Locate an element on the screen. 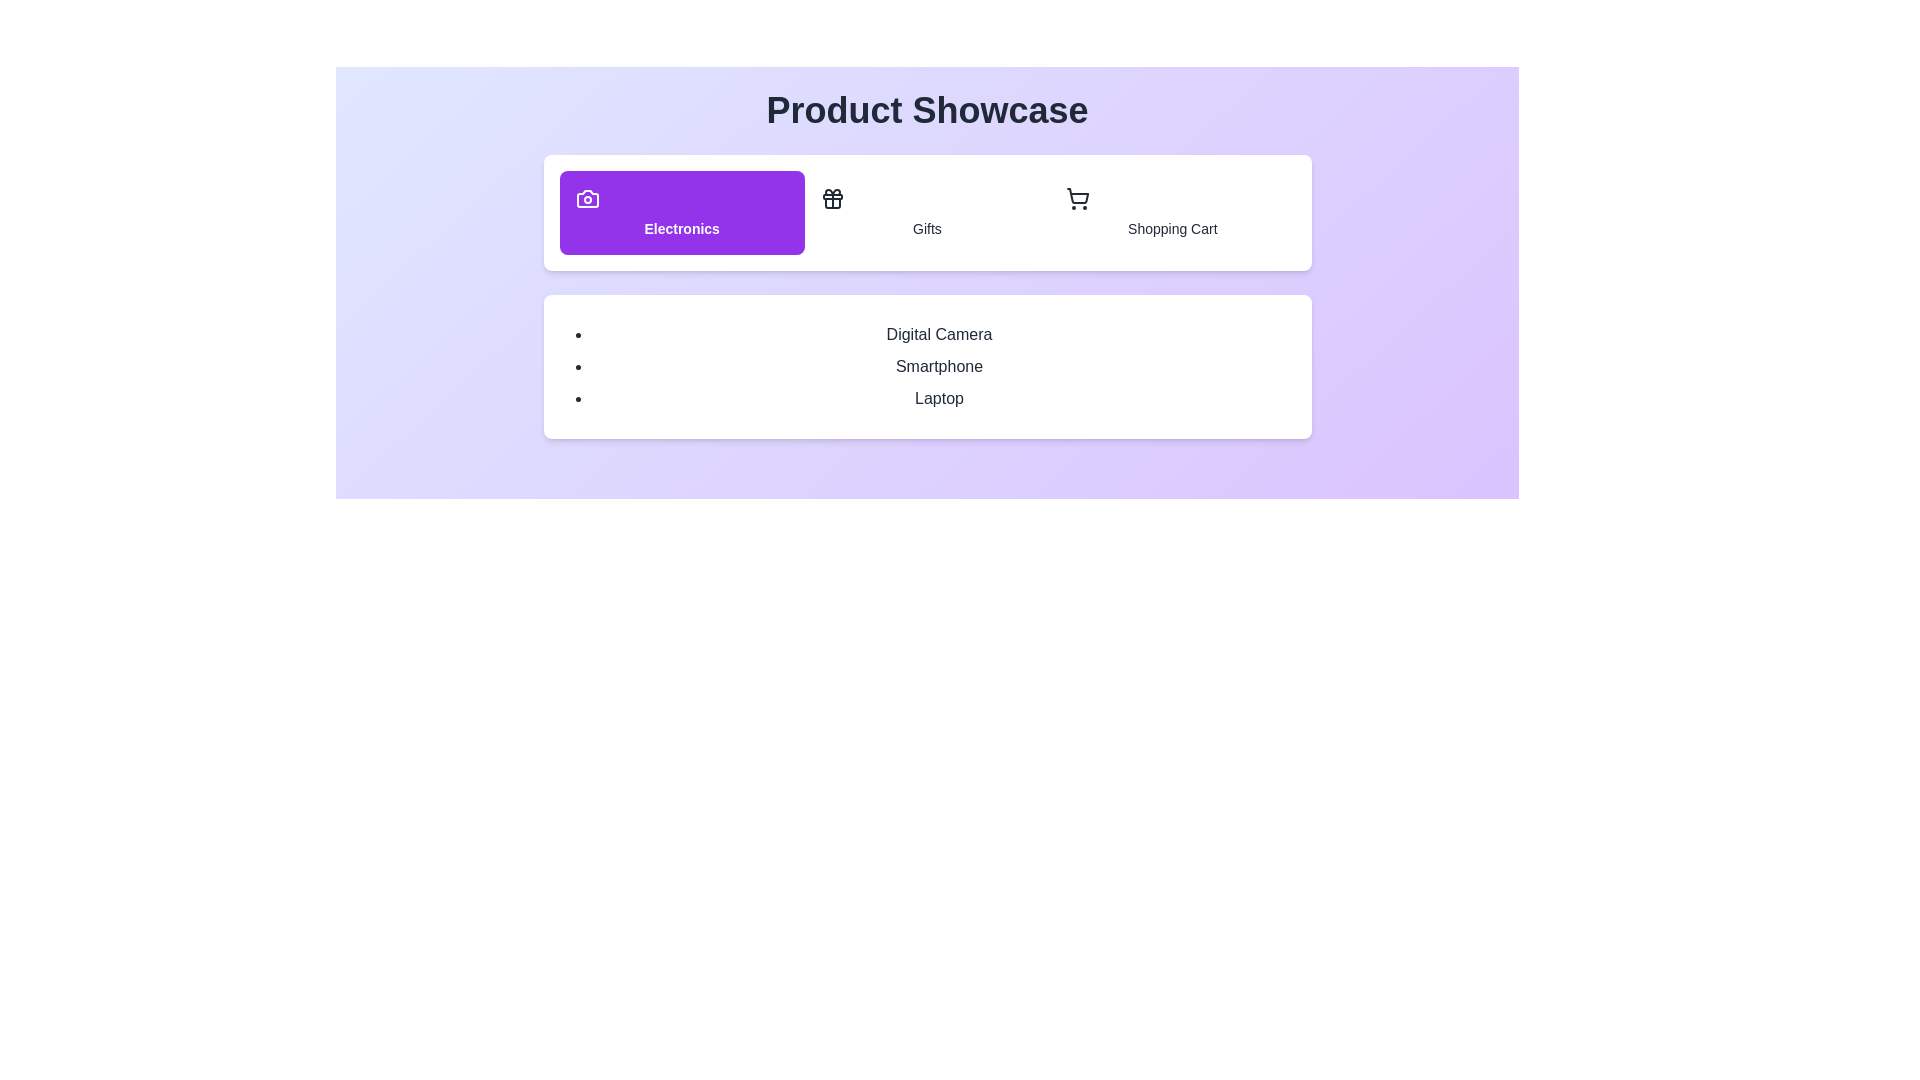 This screenshot has height=1080, width=1920. the text label displaying 'Digital Camera', which is the first item in a bulleted list under the 'Electronics' tab is located at coordinates (938, 334).